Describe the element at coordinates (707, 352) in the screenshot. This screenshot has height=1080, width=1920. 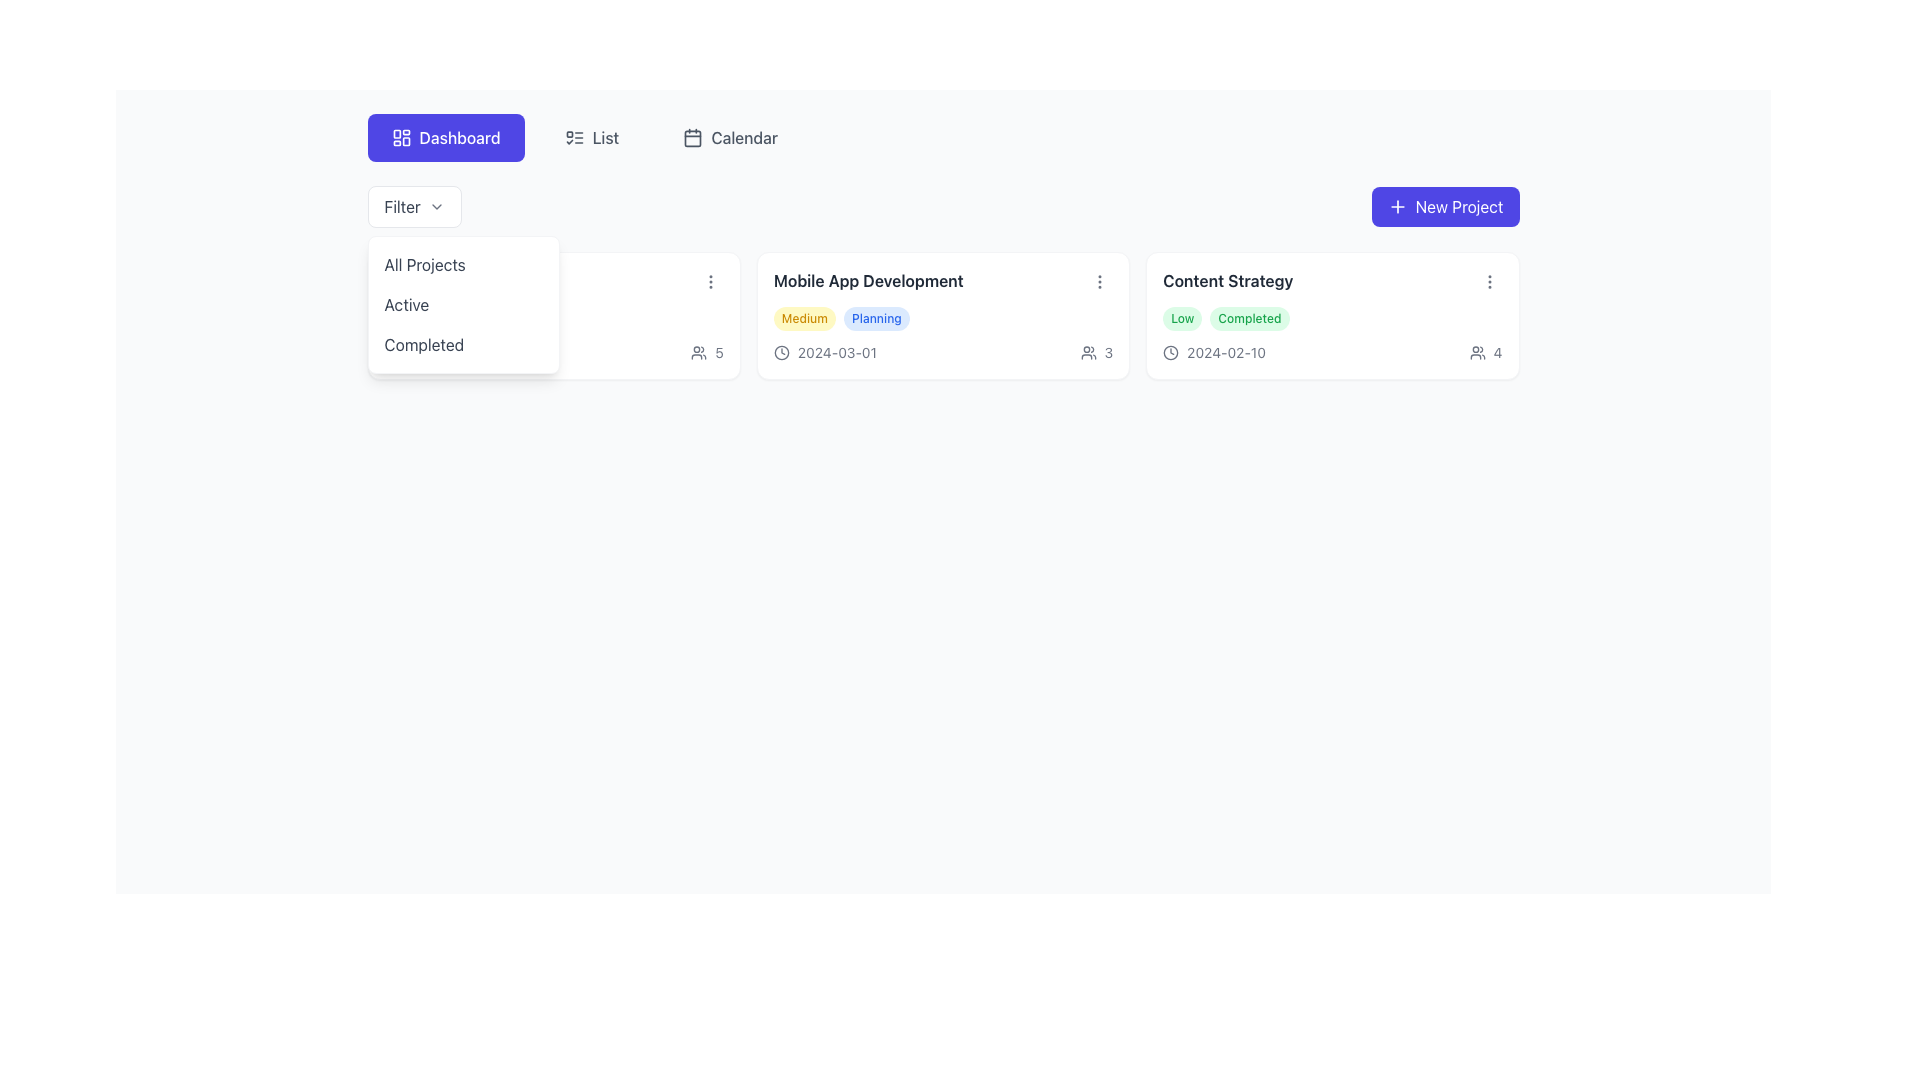
I see `the Static Information Label that displays the number of users associated with a group, located to the far right of similar elements and adjacent to the group's icon` at that location.